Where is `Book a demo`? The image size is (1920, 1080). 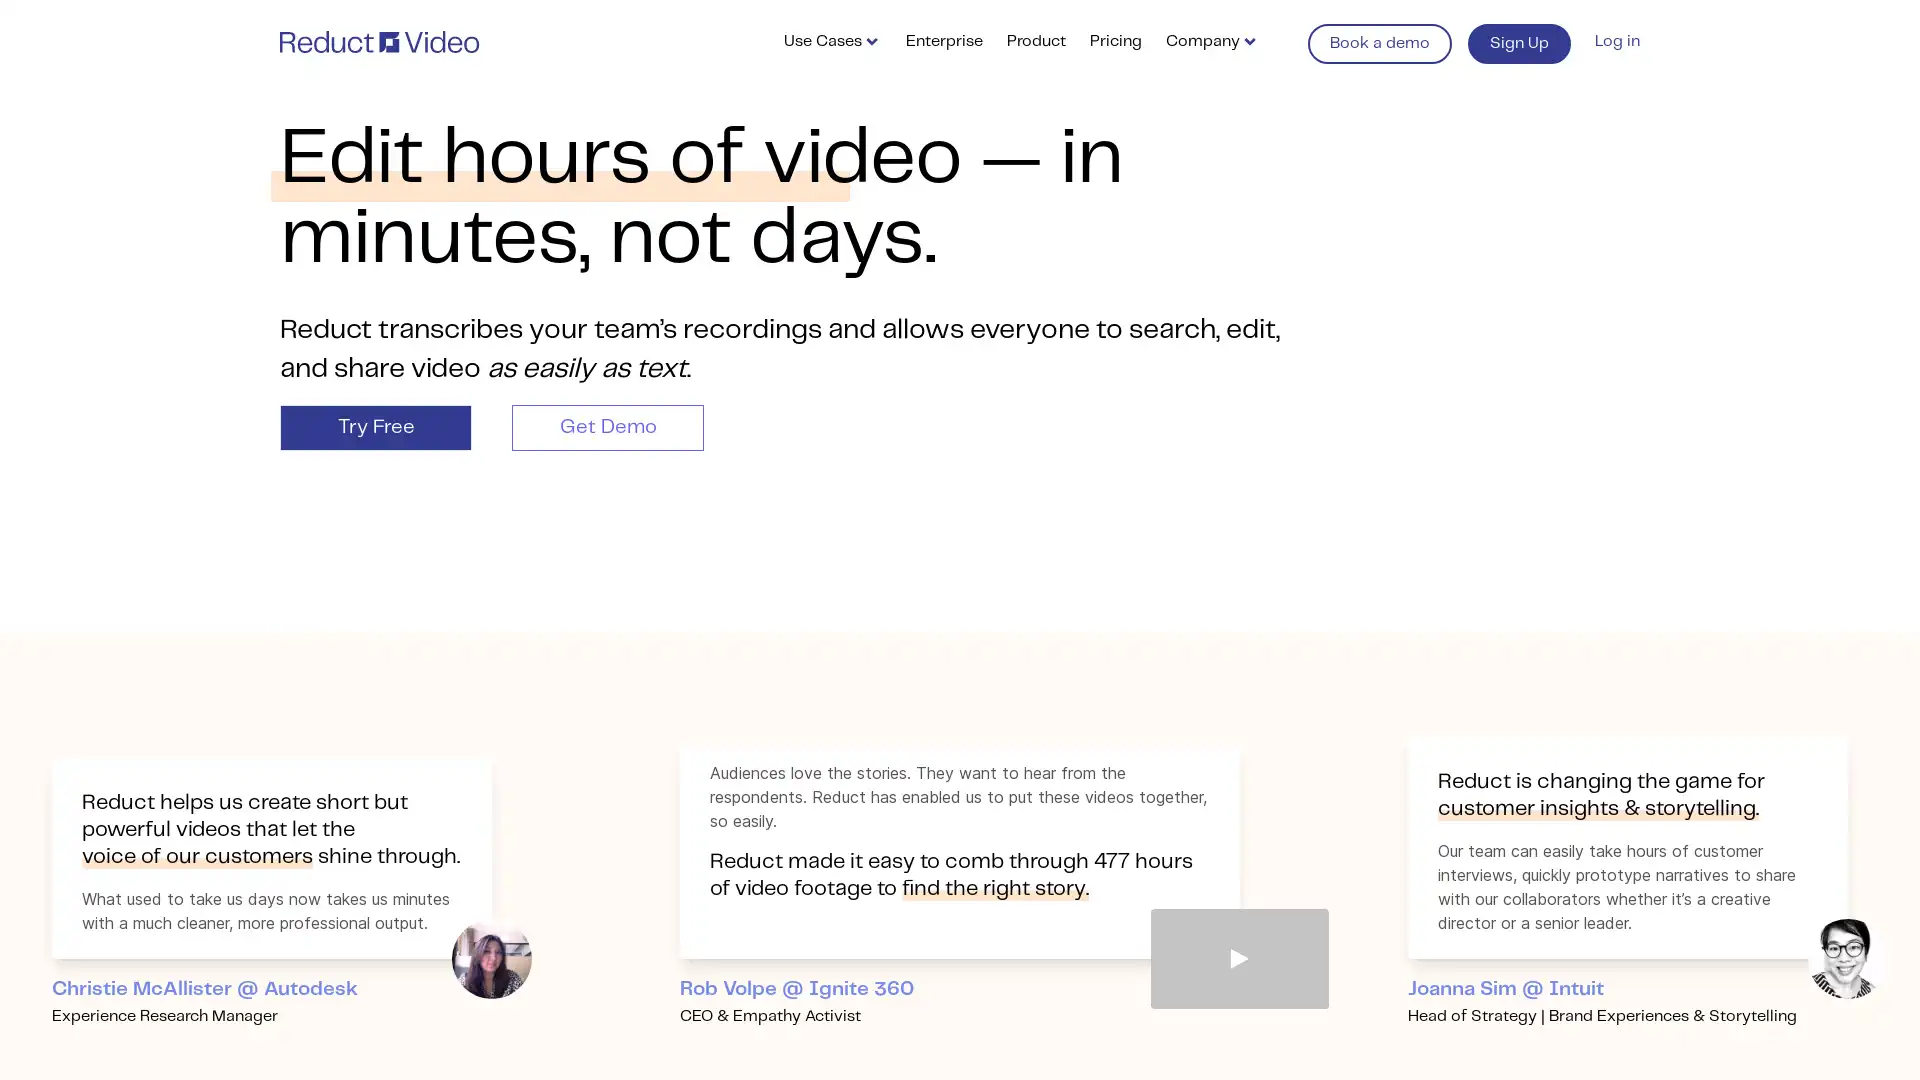 Book a demo is located at coordinates (1379, 43).